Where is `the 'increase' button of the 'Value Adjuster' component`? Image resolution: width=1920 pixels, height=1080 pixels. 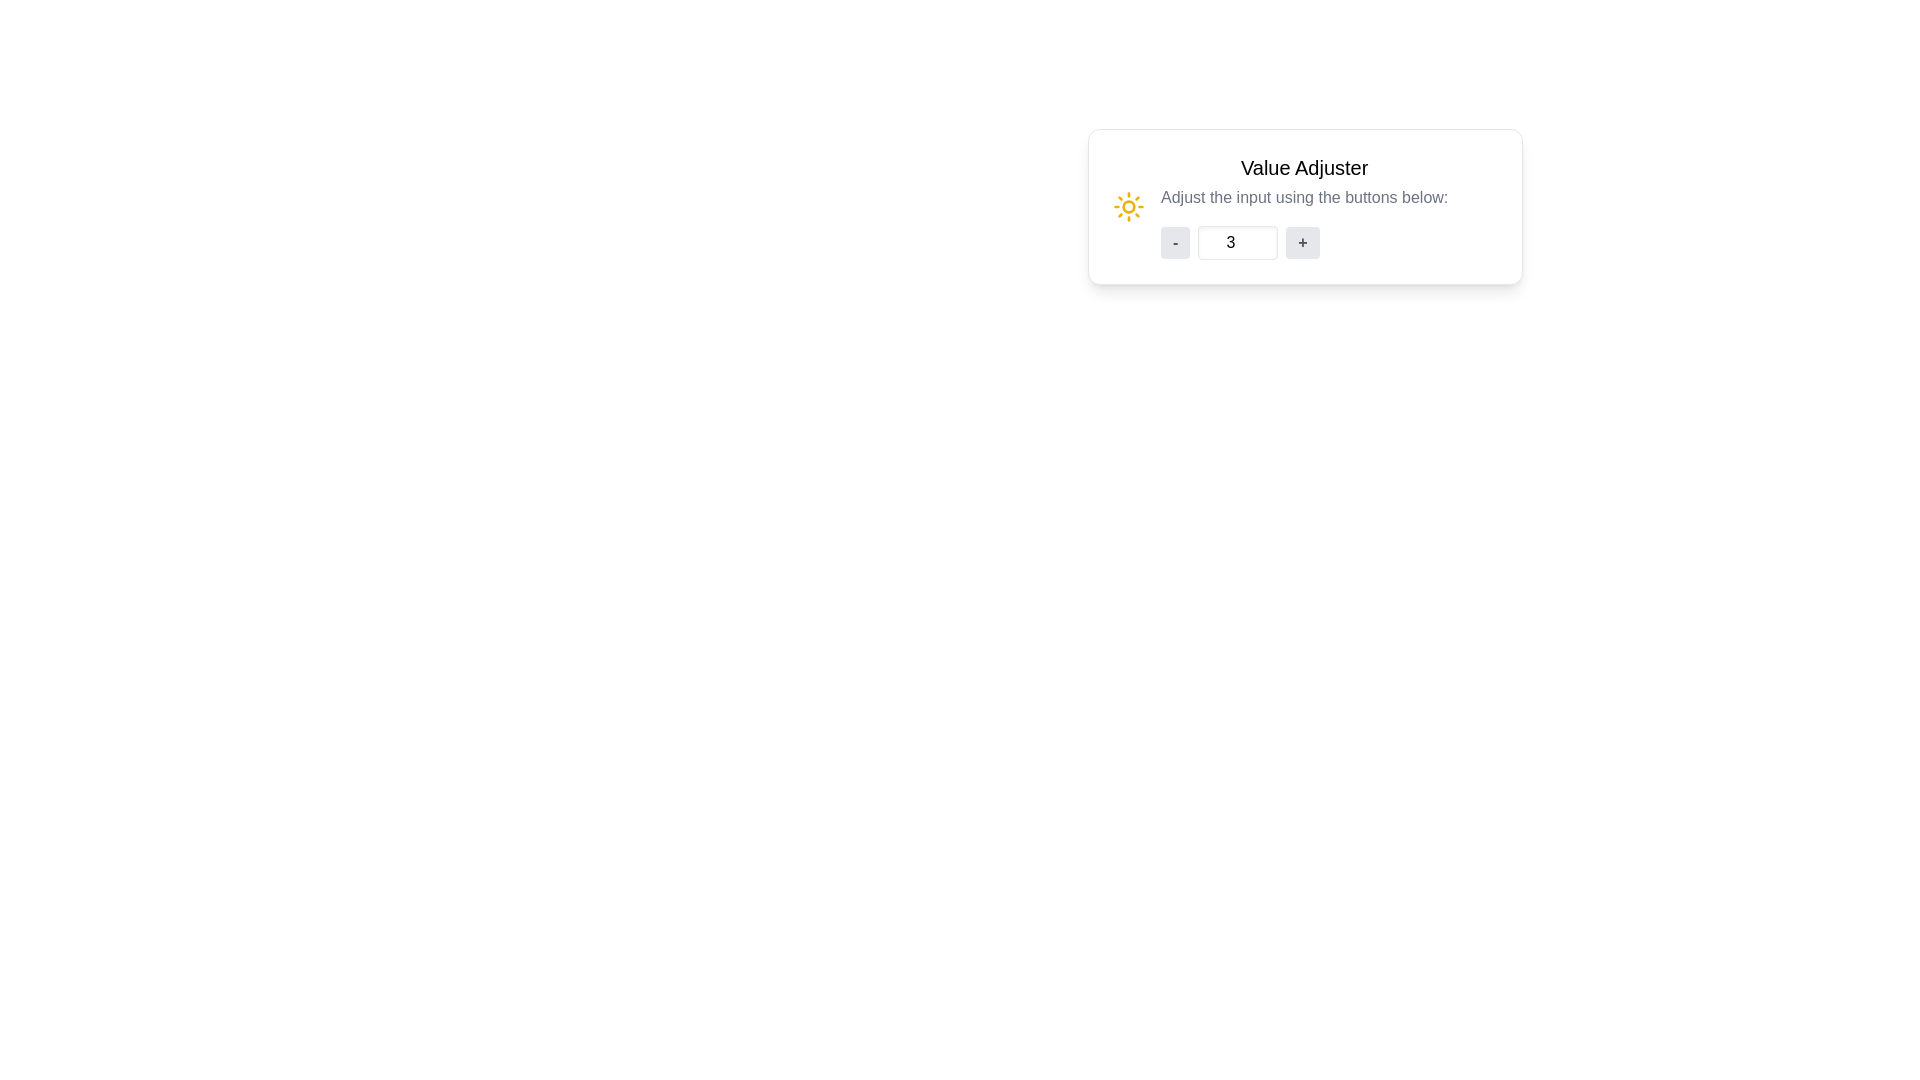 the 'increase' button of the 'Value Adjuster' component is located at coordinates (1304, 242).